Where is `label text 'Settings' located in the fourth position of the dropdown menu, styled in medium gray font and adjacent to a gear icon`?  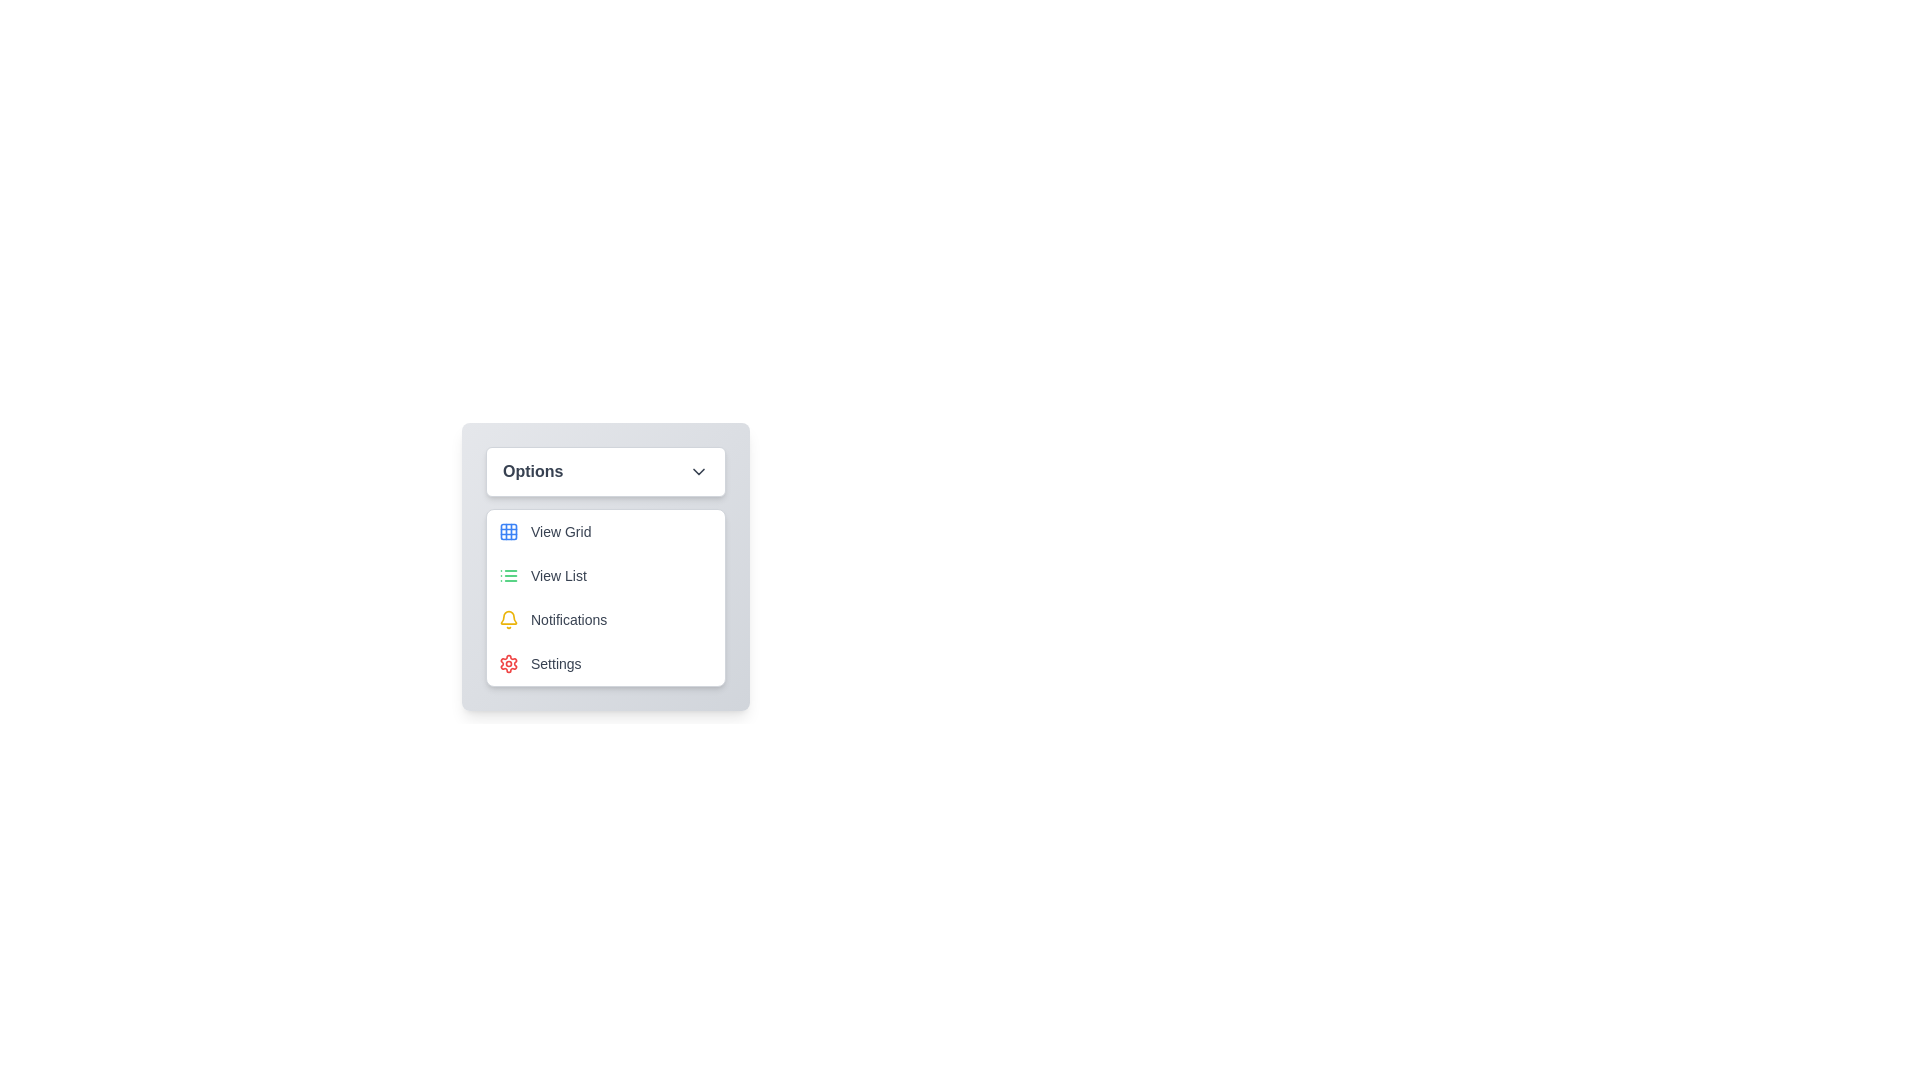
label text 'Settings' located in the fourth position of the dropdown menu, styled in medium gray font and adjacent to a gear icon is located at coordinates (556, 663).